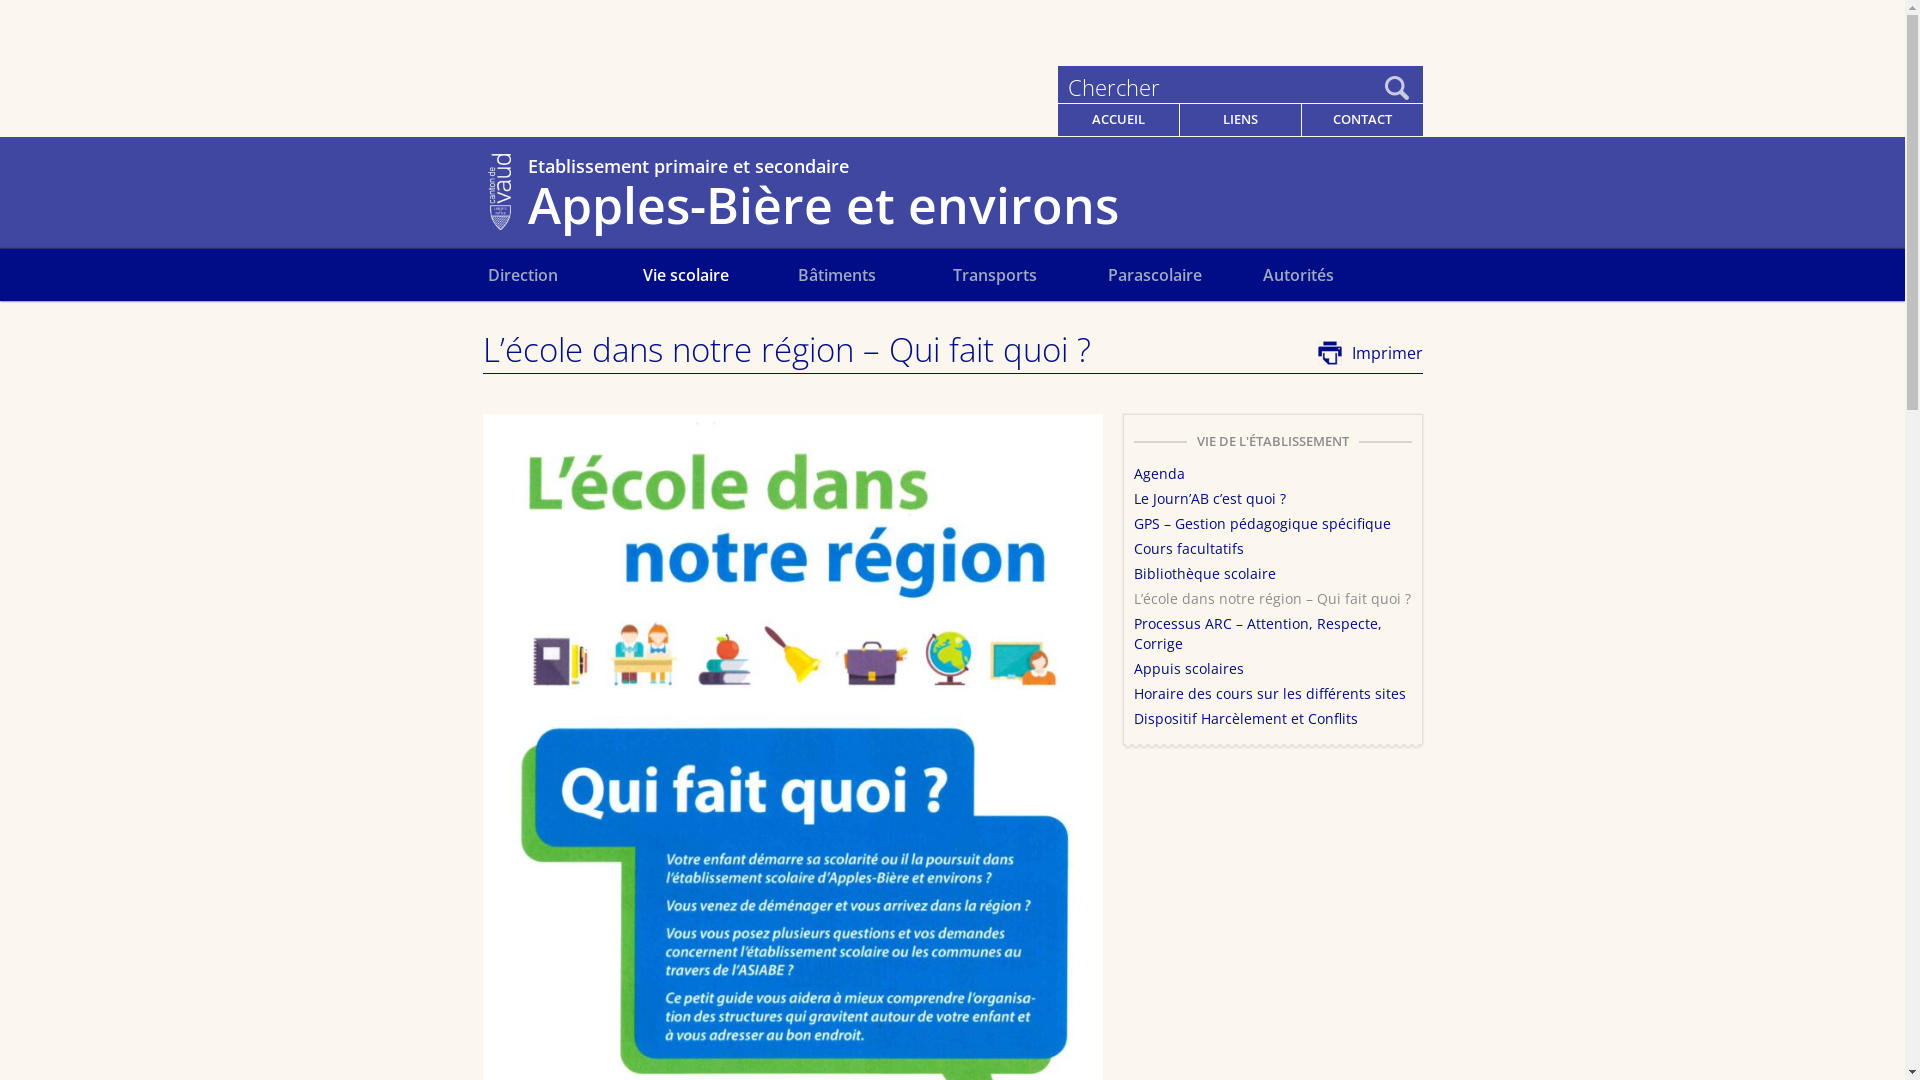  What do you see at coordinates (488, 274) in the screenshot?
I see `'Direction'` at bounding box center [488, 274].